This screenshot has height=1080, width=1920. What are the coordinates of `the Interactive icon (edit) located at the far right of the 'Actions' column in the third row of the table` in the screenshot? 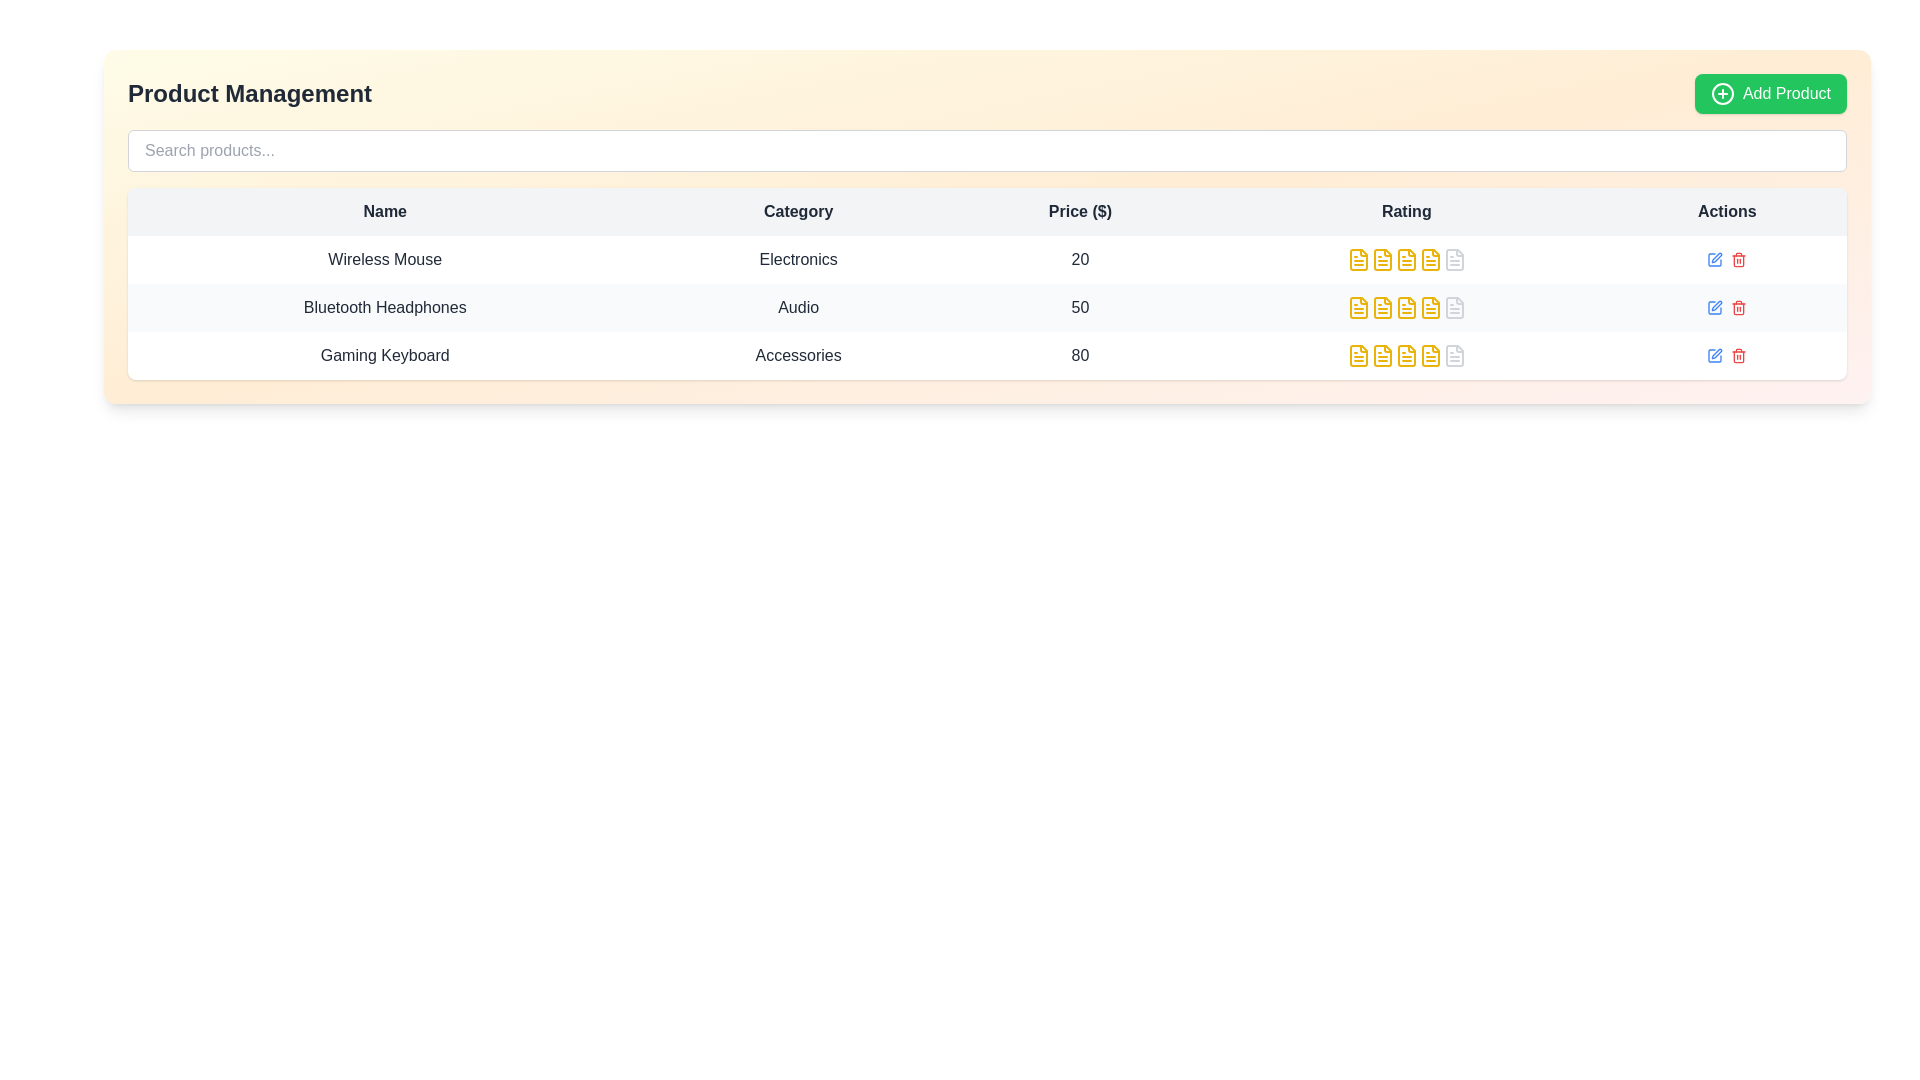 It's located at (1714, 354).